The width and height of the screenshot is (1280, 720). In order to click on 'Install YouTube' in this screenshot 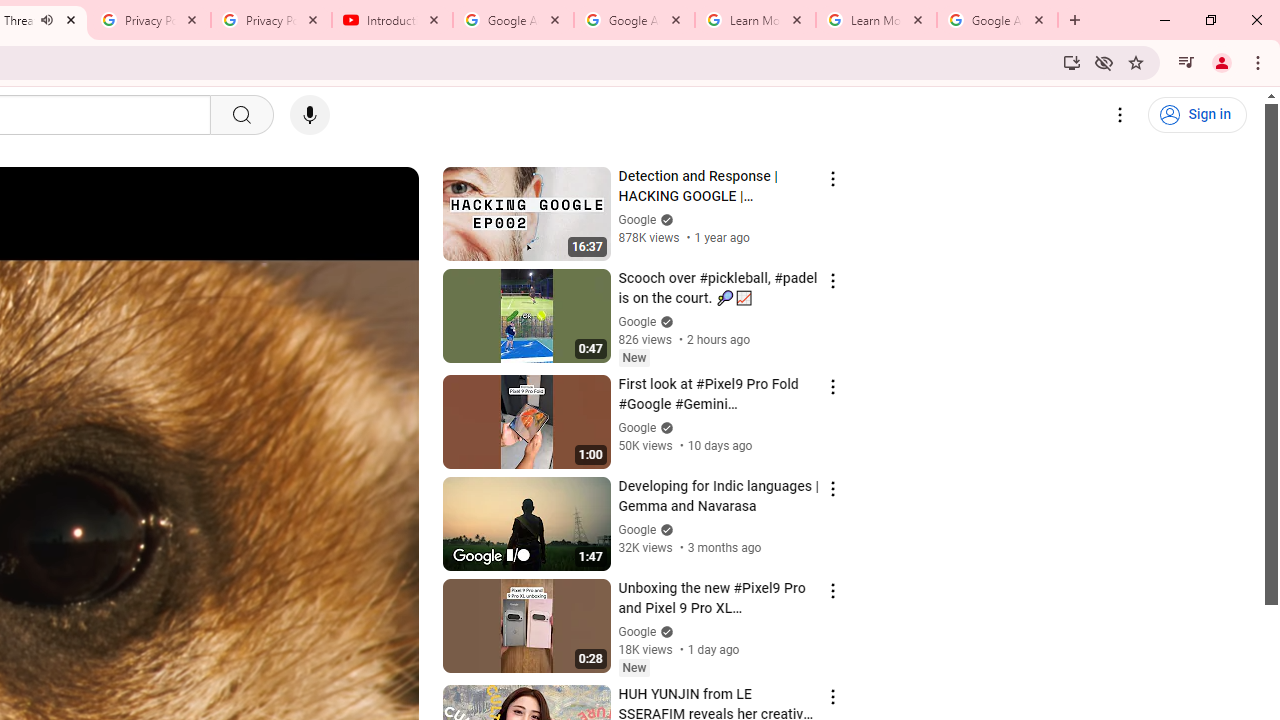, I will do `click(1071, 61)`.